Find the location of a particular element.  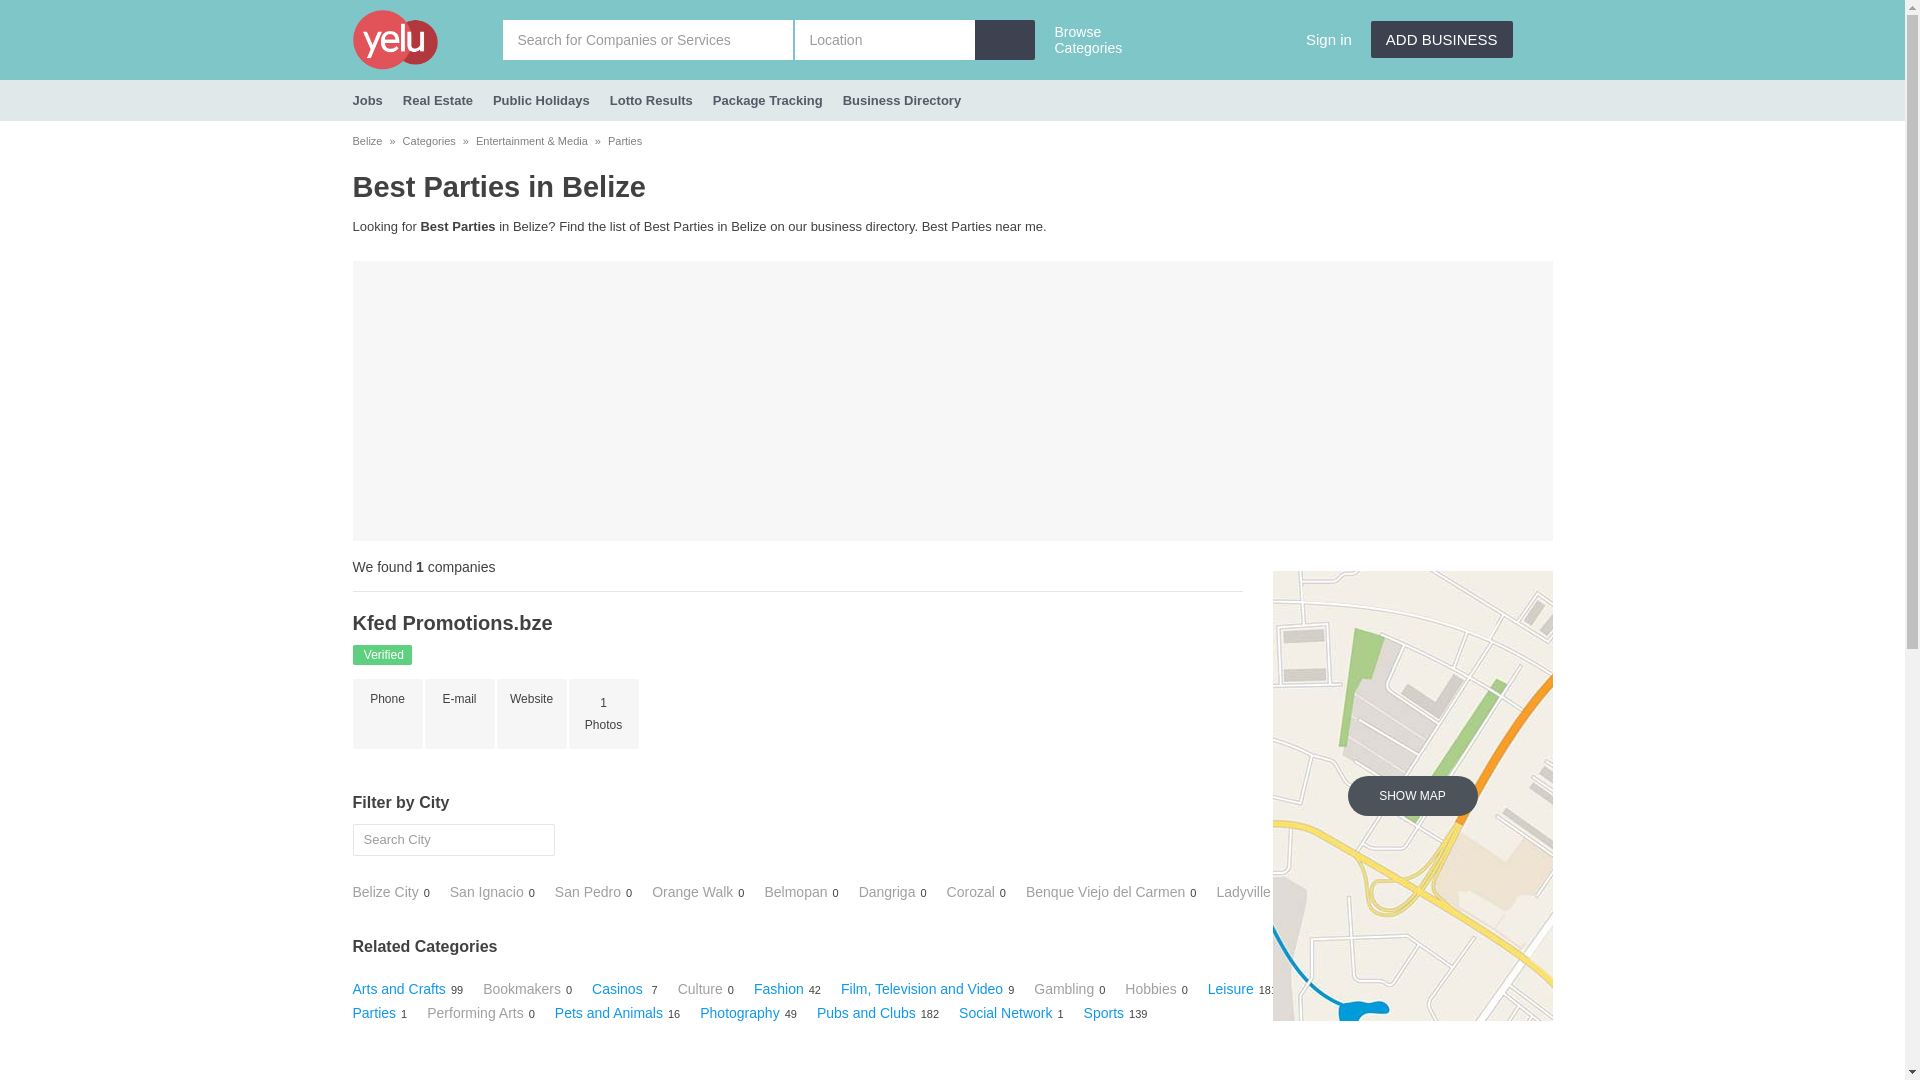

'Sign in' is located at coordinates (1329, 39).